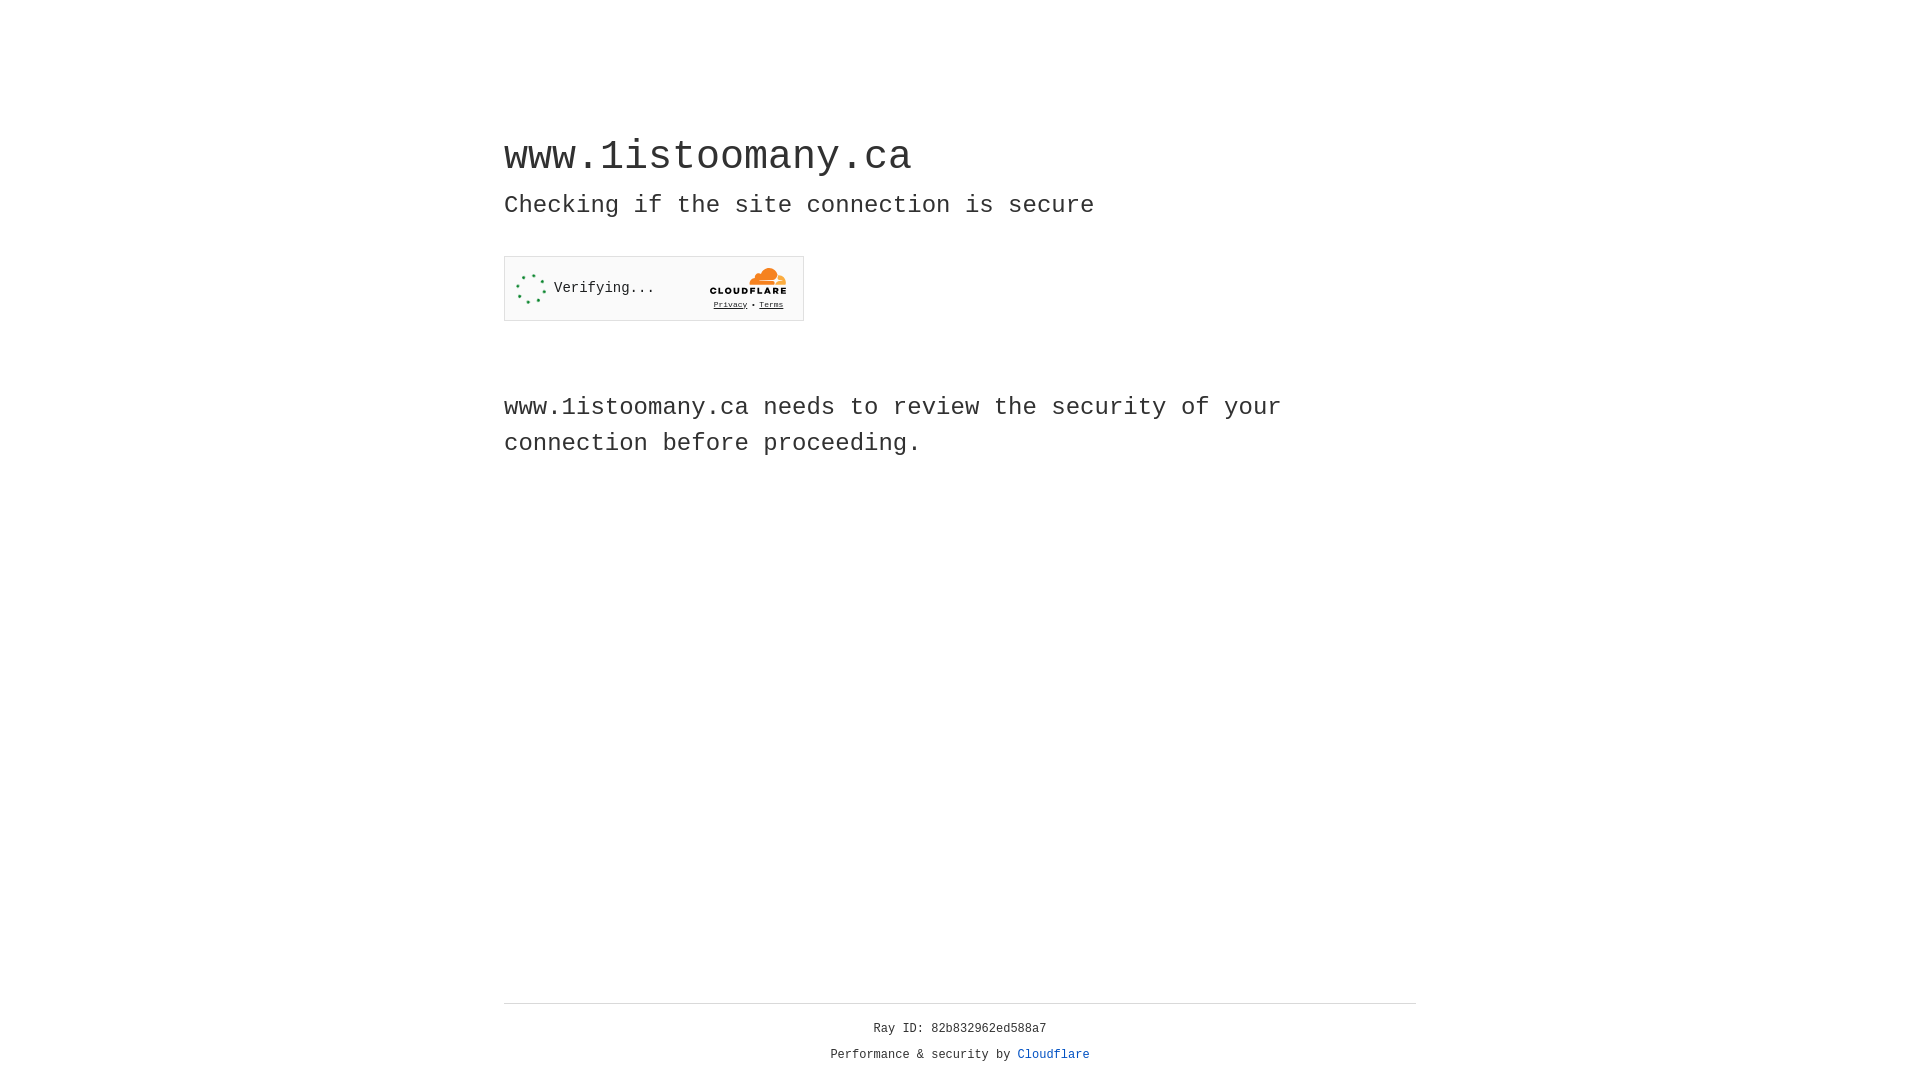  What do you see at coordinates (1017, 1054) in the screenshot?
I see `'Cloudflare'` at bounding box center [1017, 1054].